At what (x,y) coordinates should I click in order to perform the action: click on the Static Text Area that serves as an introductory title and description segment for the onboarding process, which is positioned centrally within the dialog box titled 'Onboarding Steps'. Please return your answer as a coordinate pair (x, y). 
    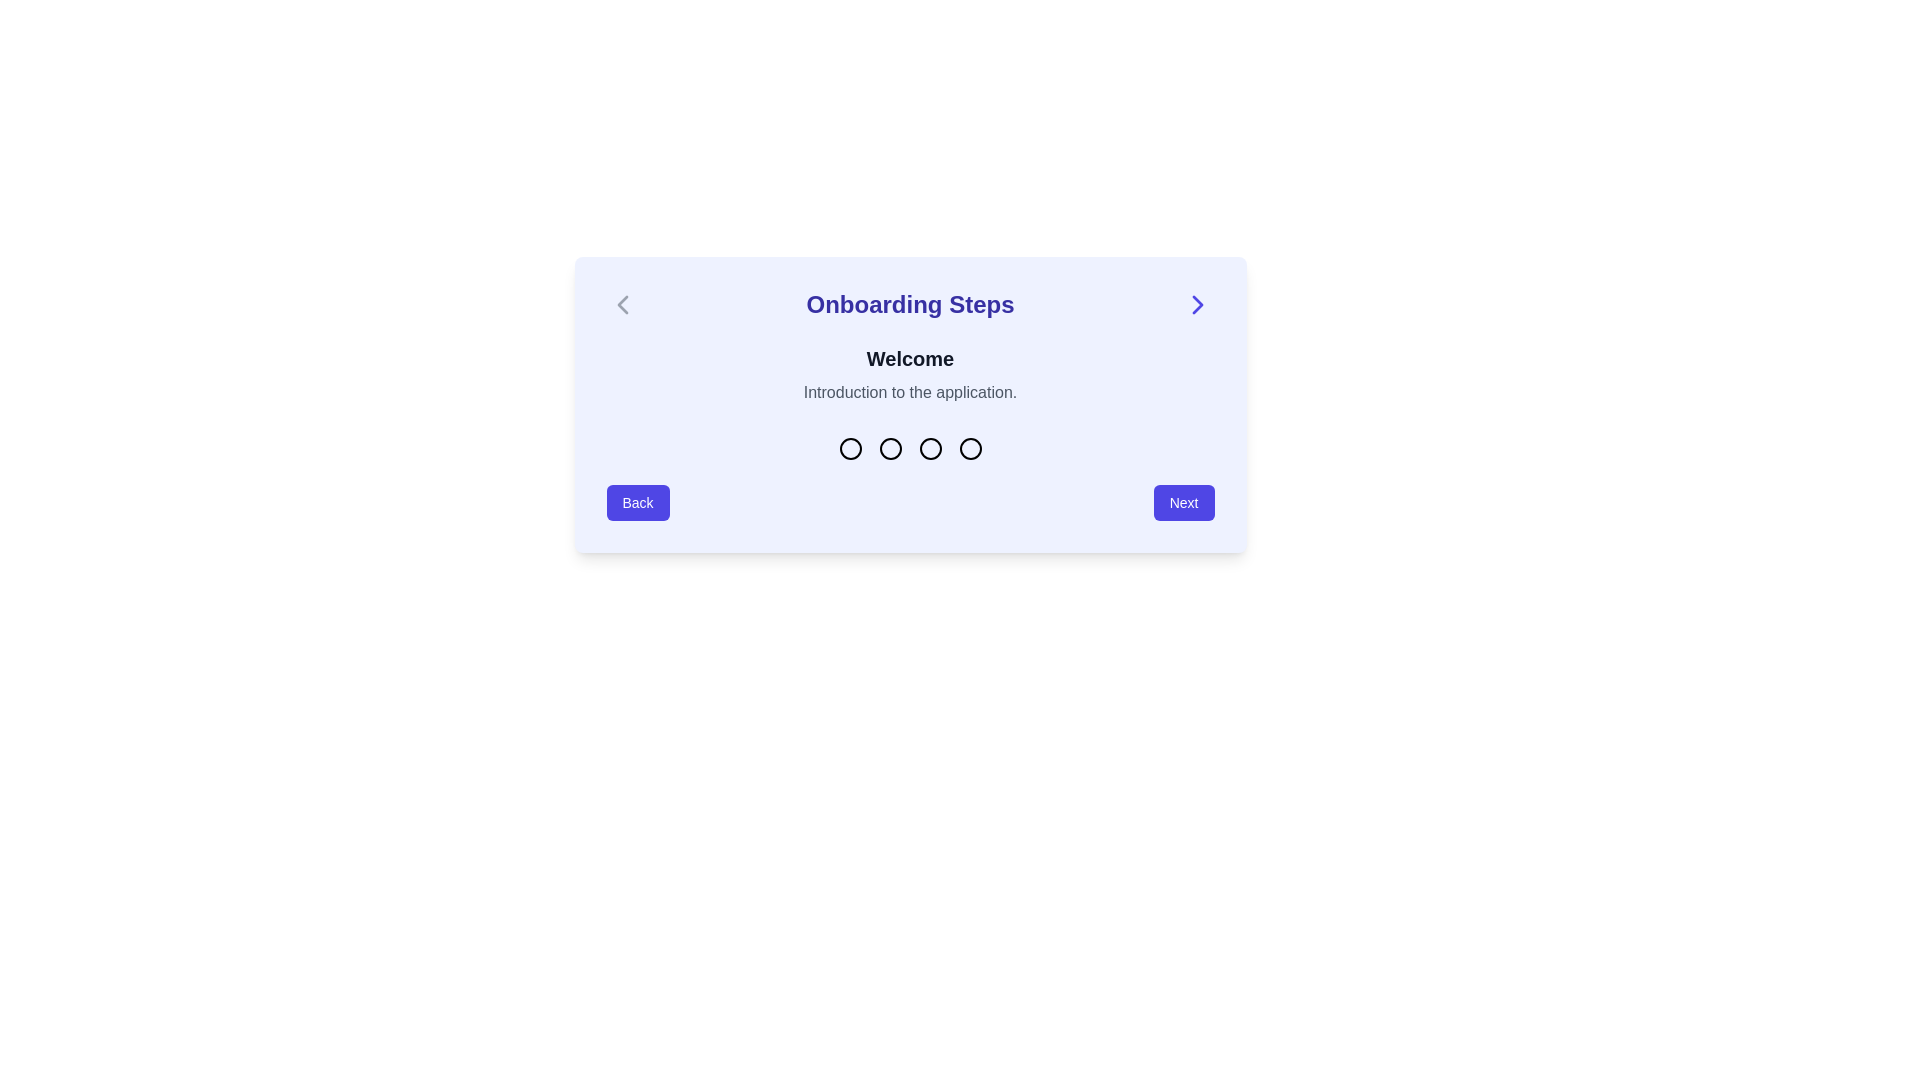
    Looking at the image, I should click on (909, 374).